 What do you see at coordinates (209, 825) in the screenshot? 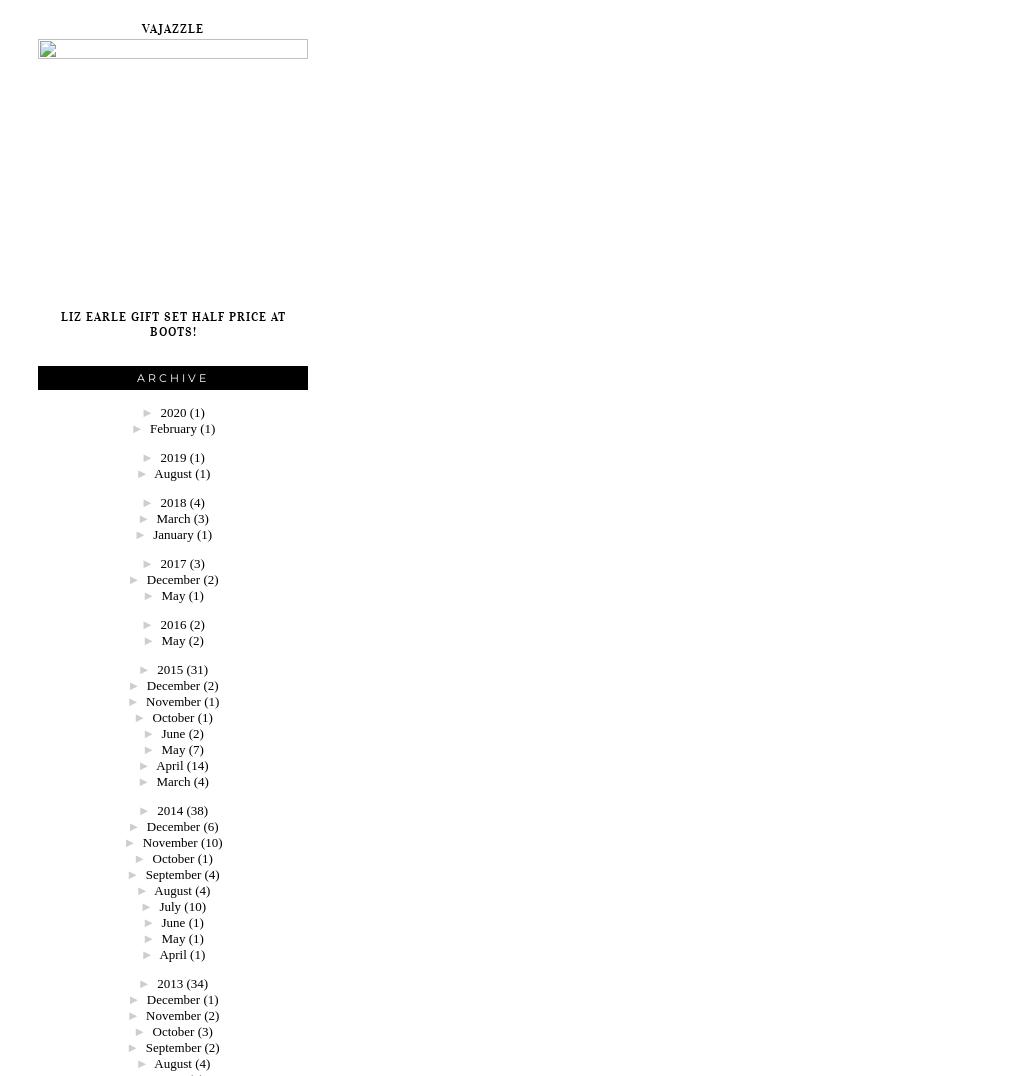
I see `'(6)'` at bounding box center [209, 825].